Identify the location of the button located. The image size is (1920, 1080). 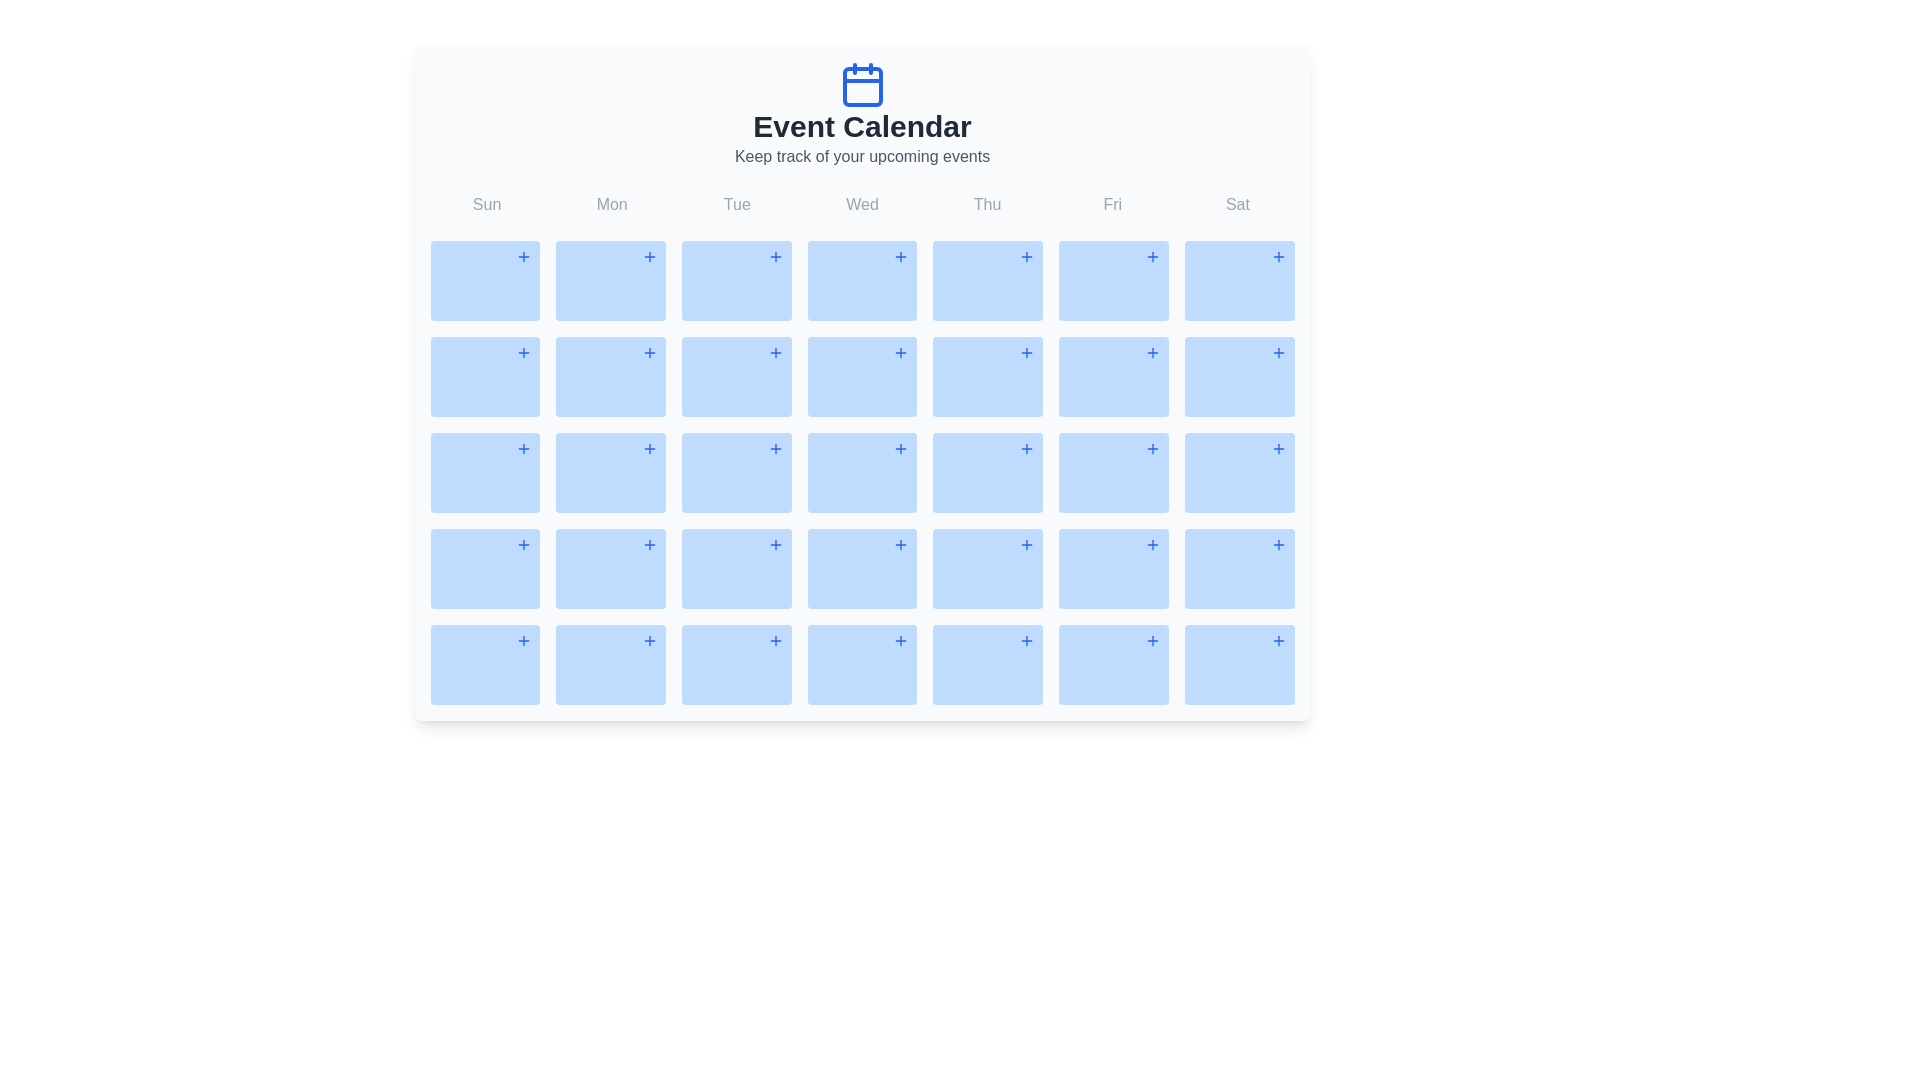
(774, 256).